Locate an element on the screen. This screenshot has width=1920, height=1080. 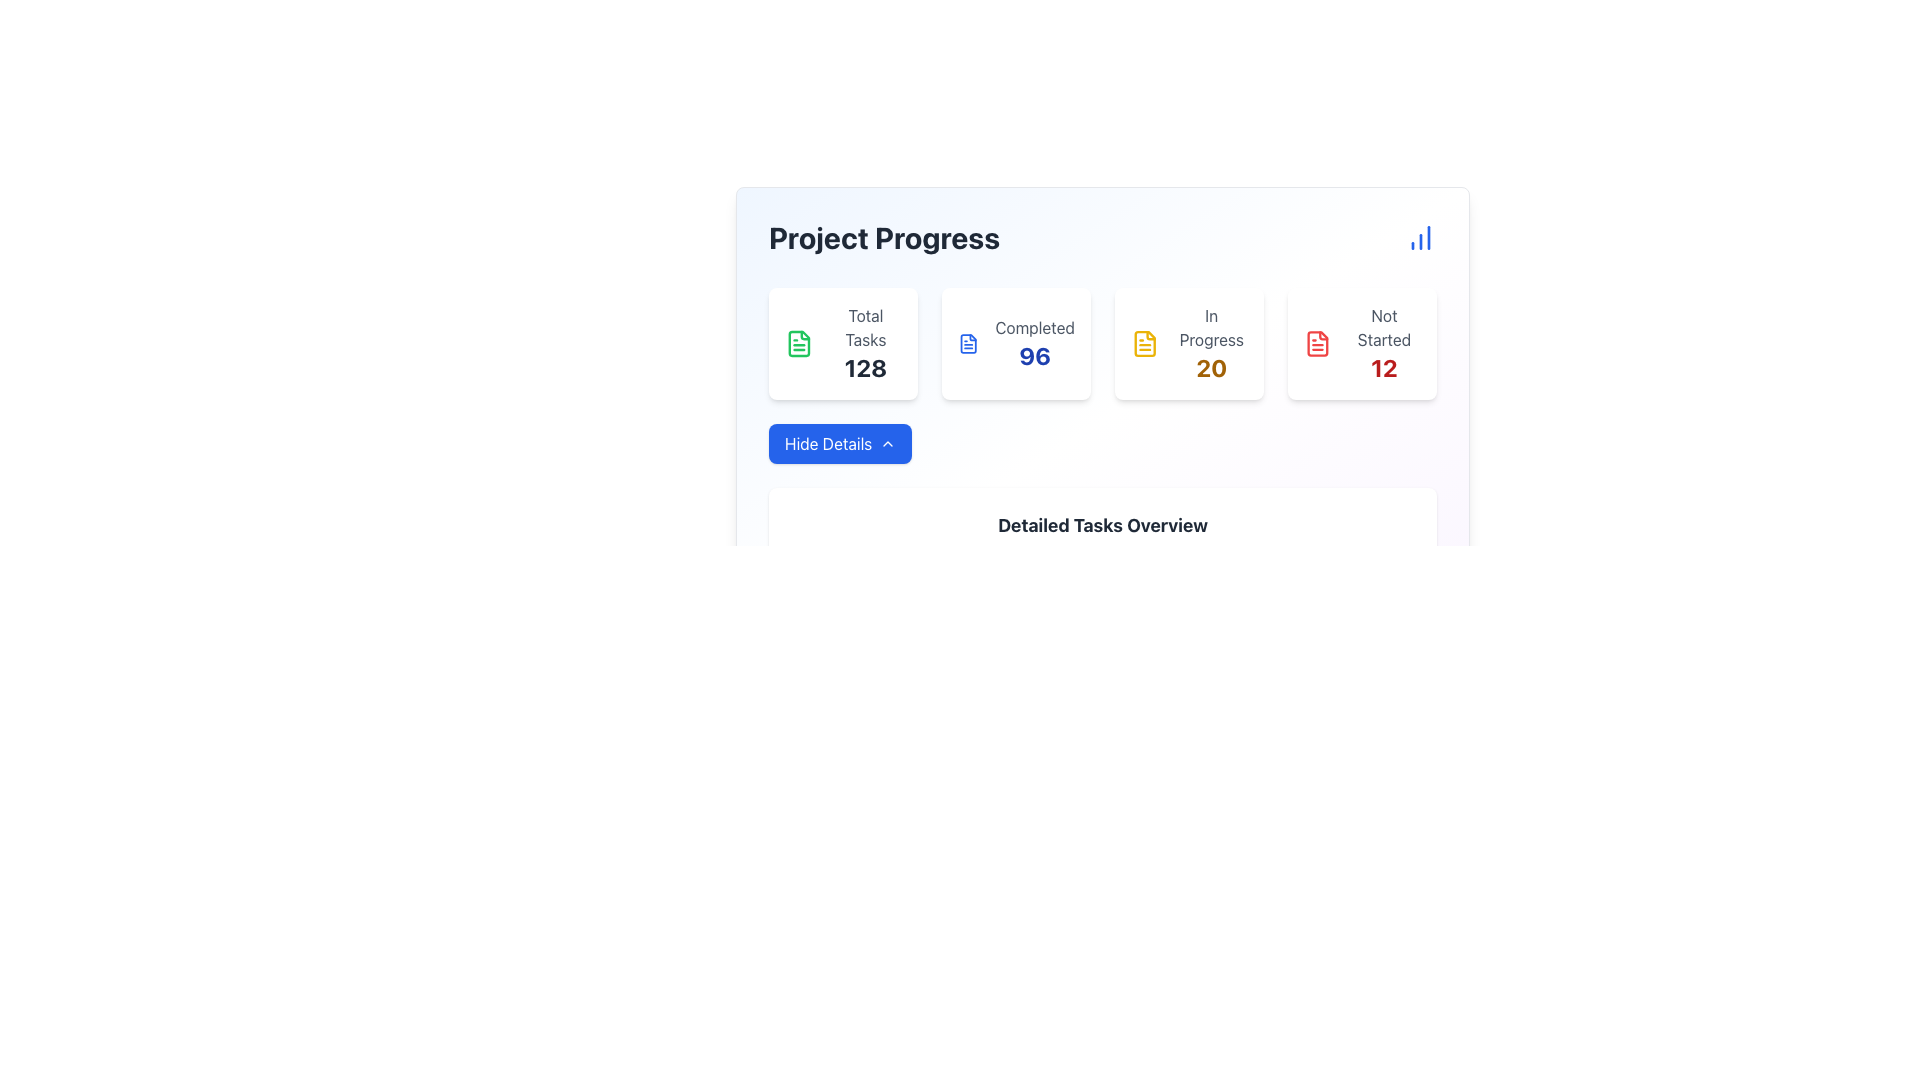
the bolded, large-sized number '128', which is the total tasks label, positioned below the 'Total Tasks' text in the leftmost card is located at coordinates (865, 367).